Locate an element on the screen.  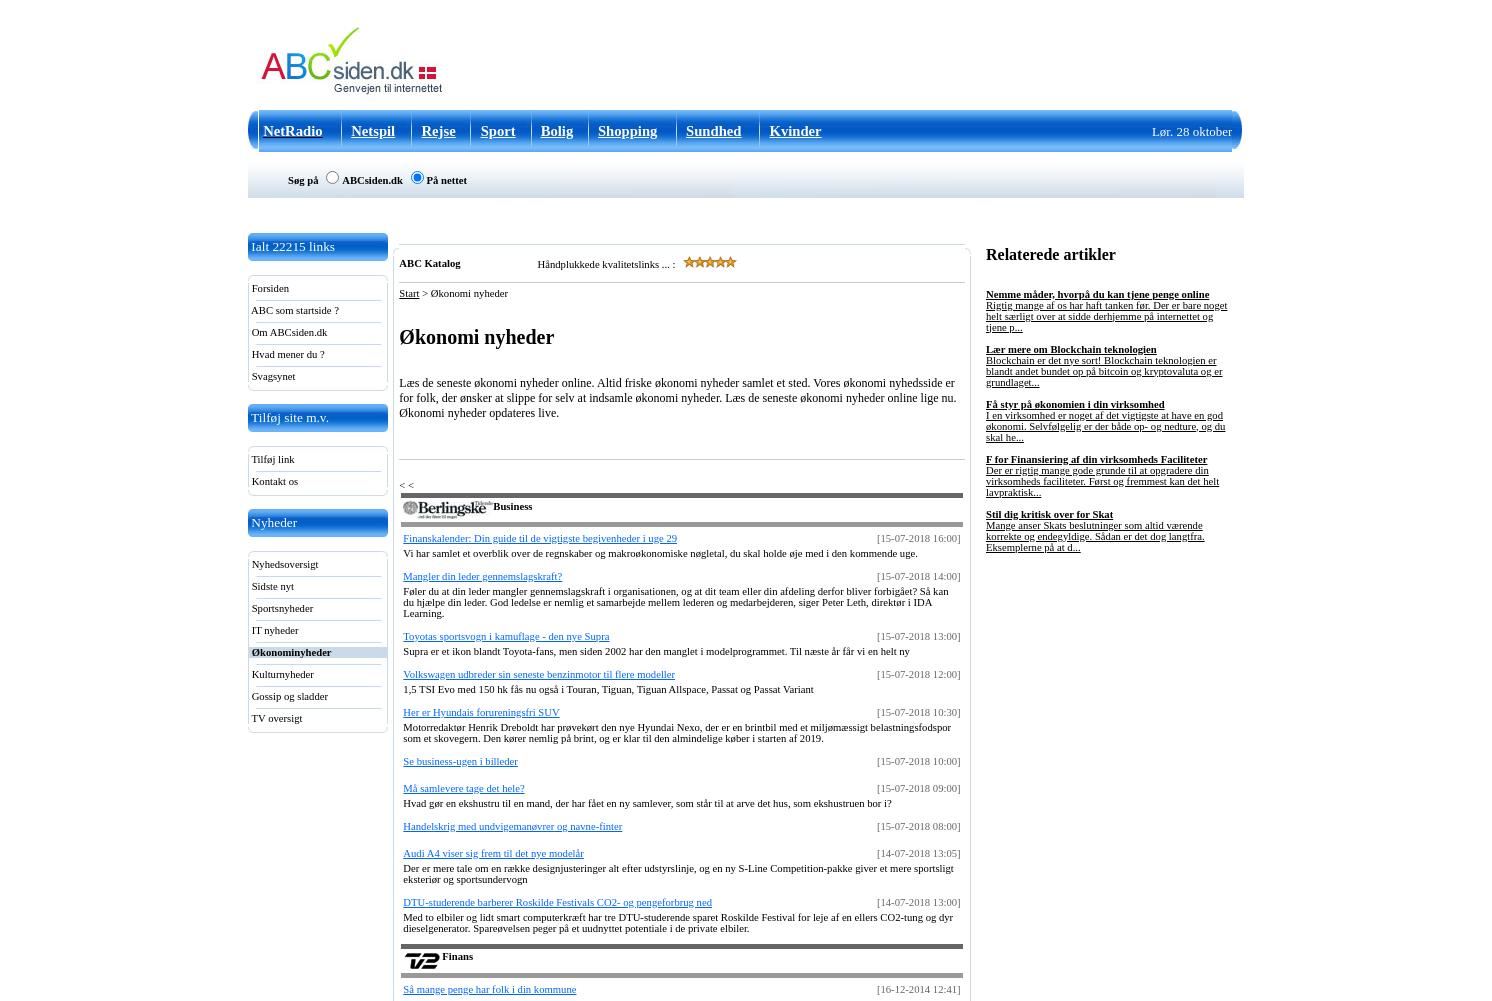
'Med to elbiler og lidt smart computerkræft har tre DTU-studerende sparet Roskilde Festival for leje af en ellers CO2-tung og dyr dieselgenerator. Spareøvelsen peger på et uudnyttet potentiale i de private elbiler.' is located at coordinates (677, 922).